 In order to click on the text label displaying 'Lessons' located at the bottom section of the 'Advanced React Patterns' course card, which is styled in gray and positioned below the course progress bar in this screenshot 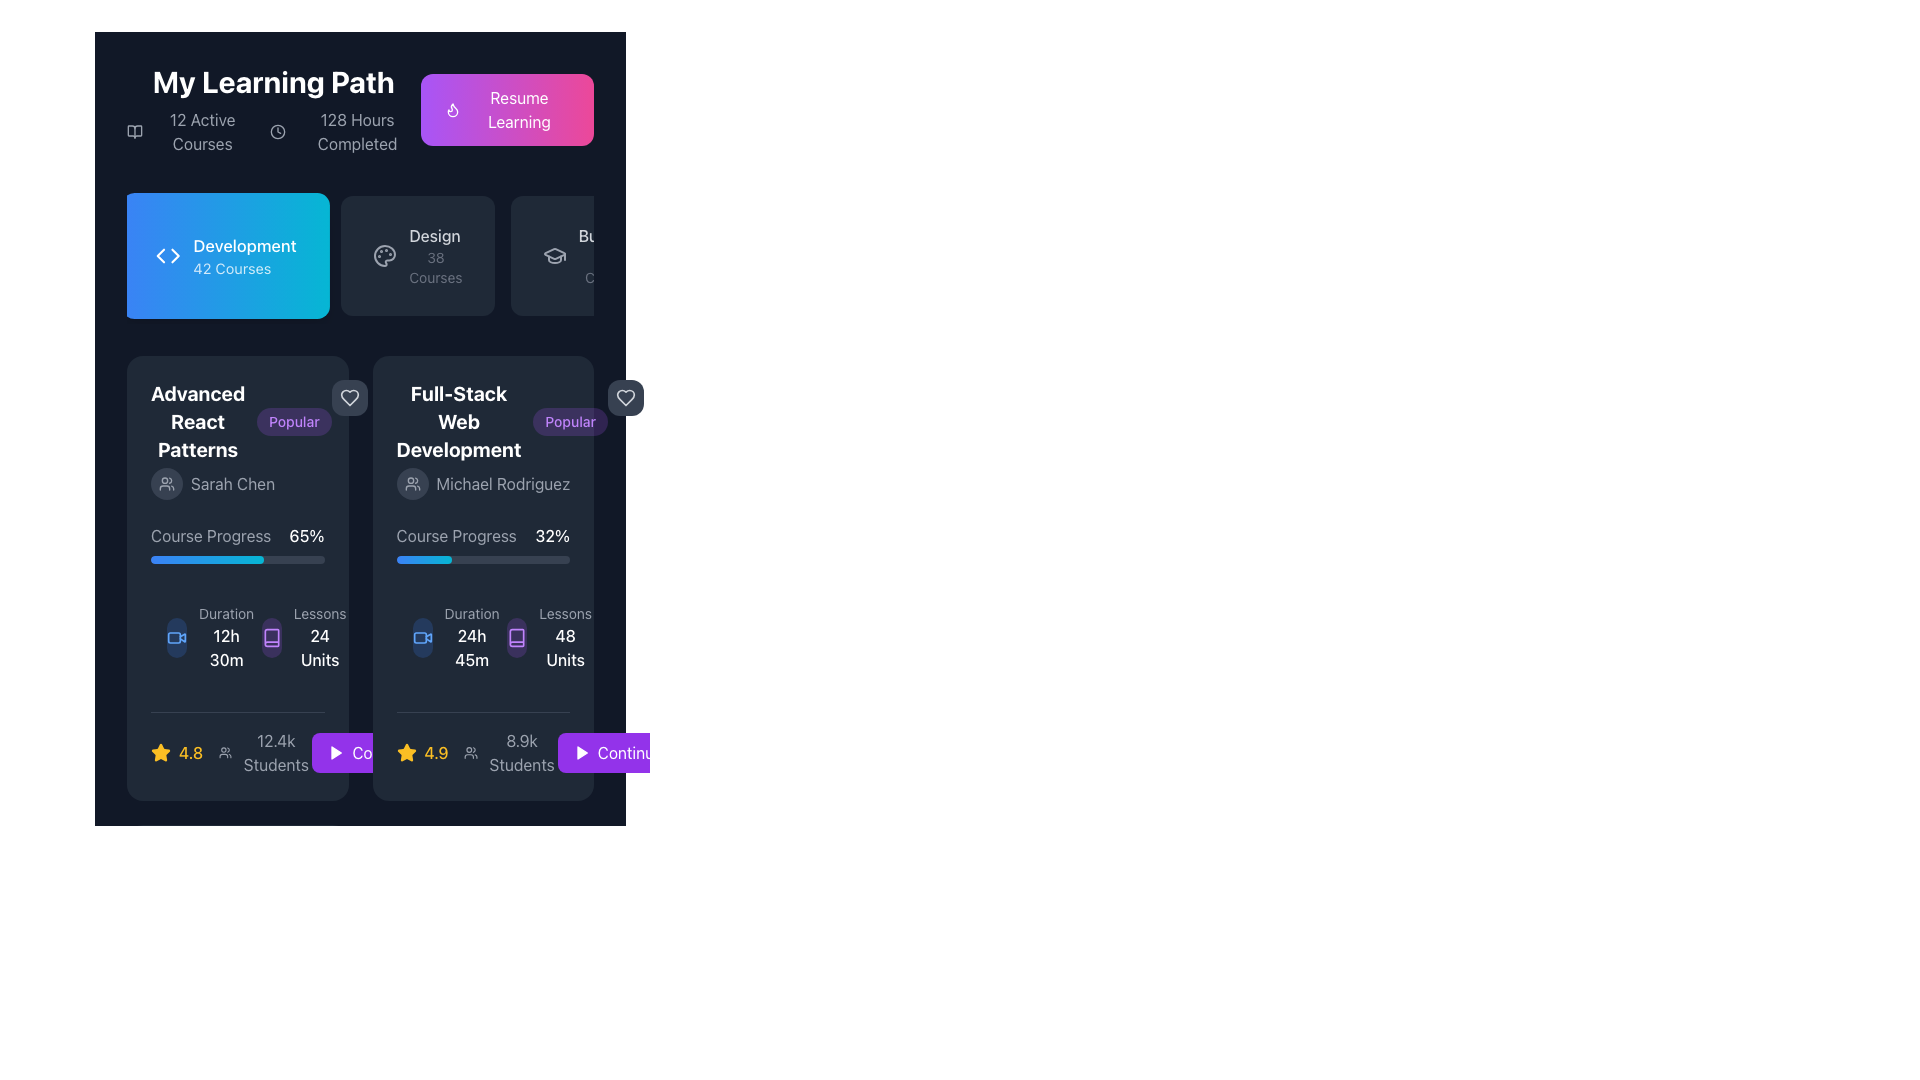, I will do `click(320, 612)`.